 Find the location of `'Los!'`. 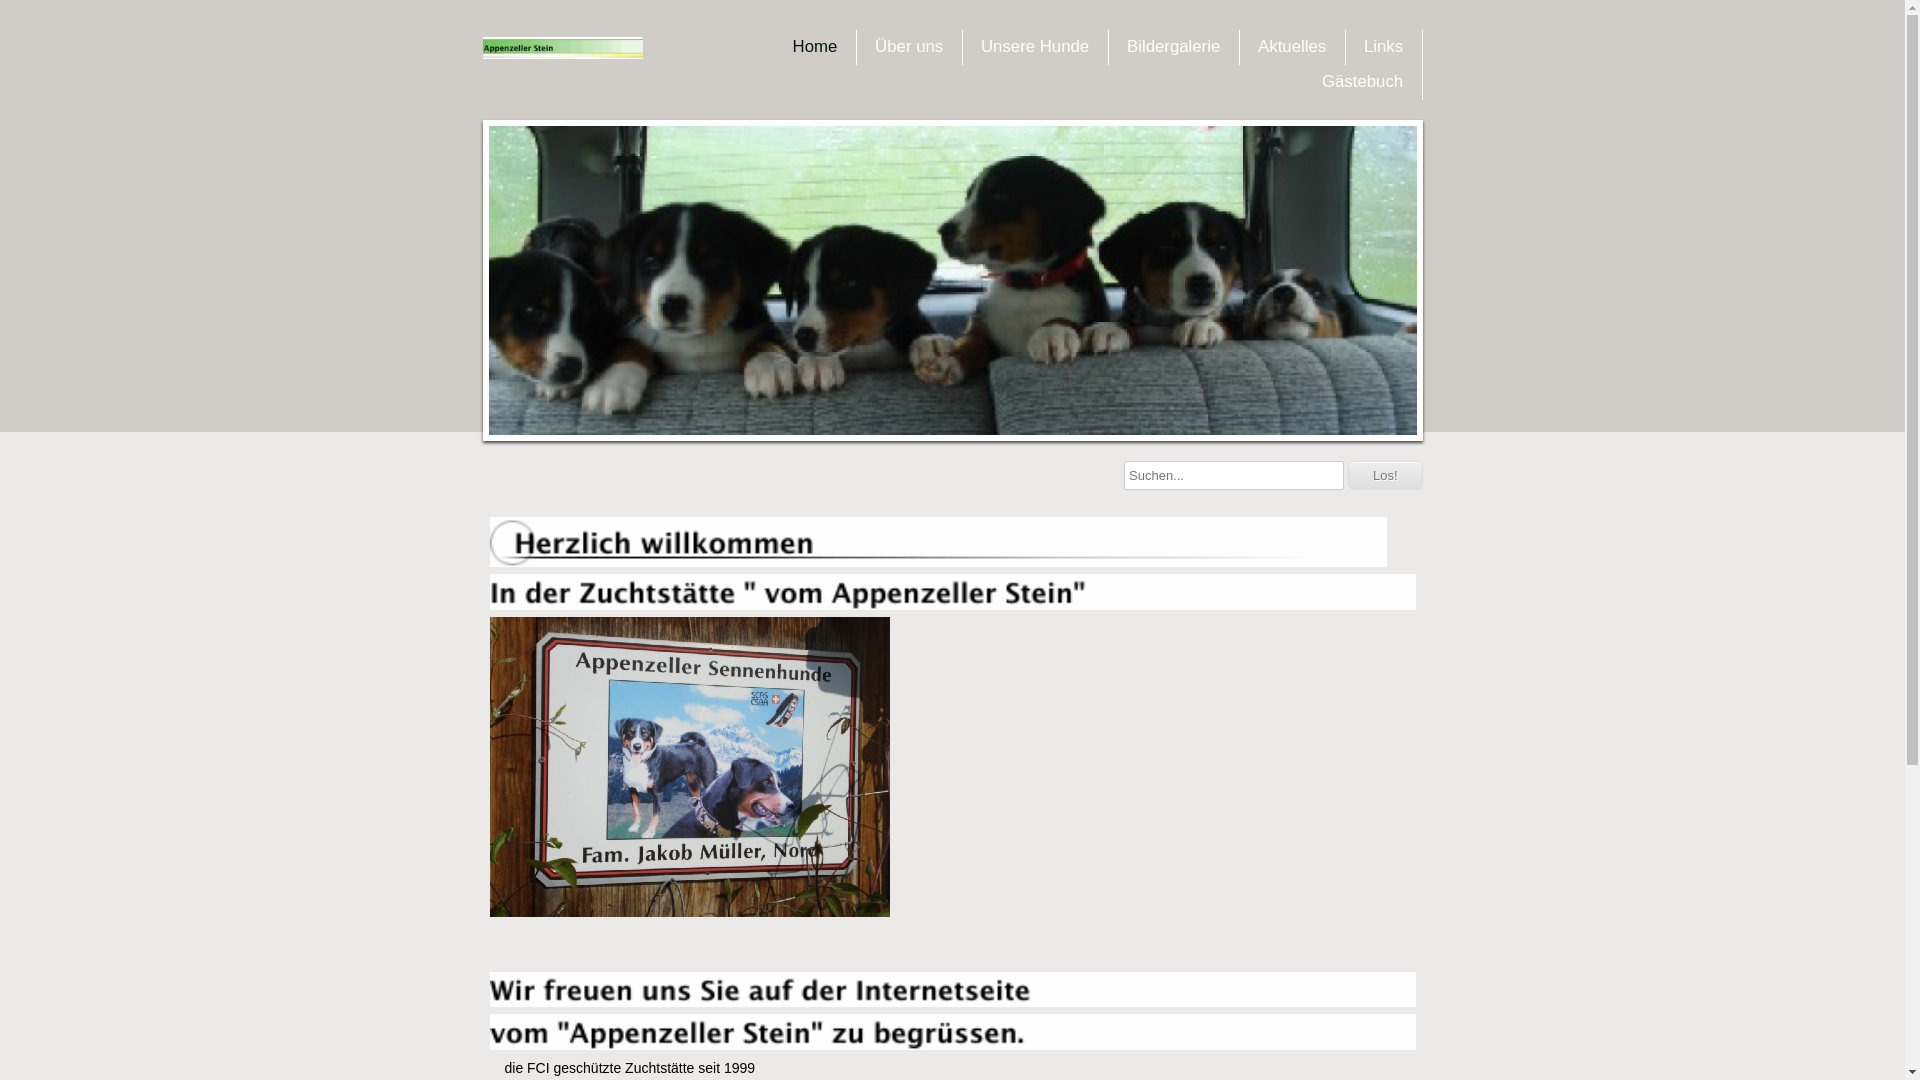

'Los!' is located at coordinates (1384, 475).